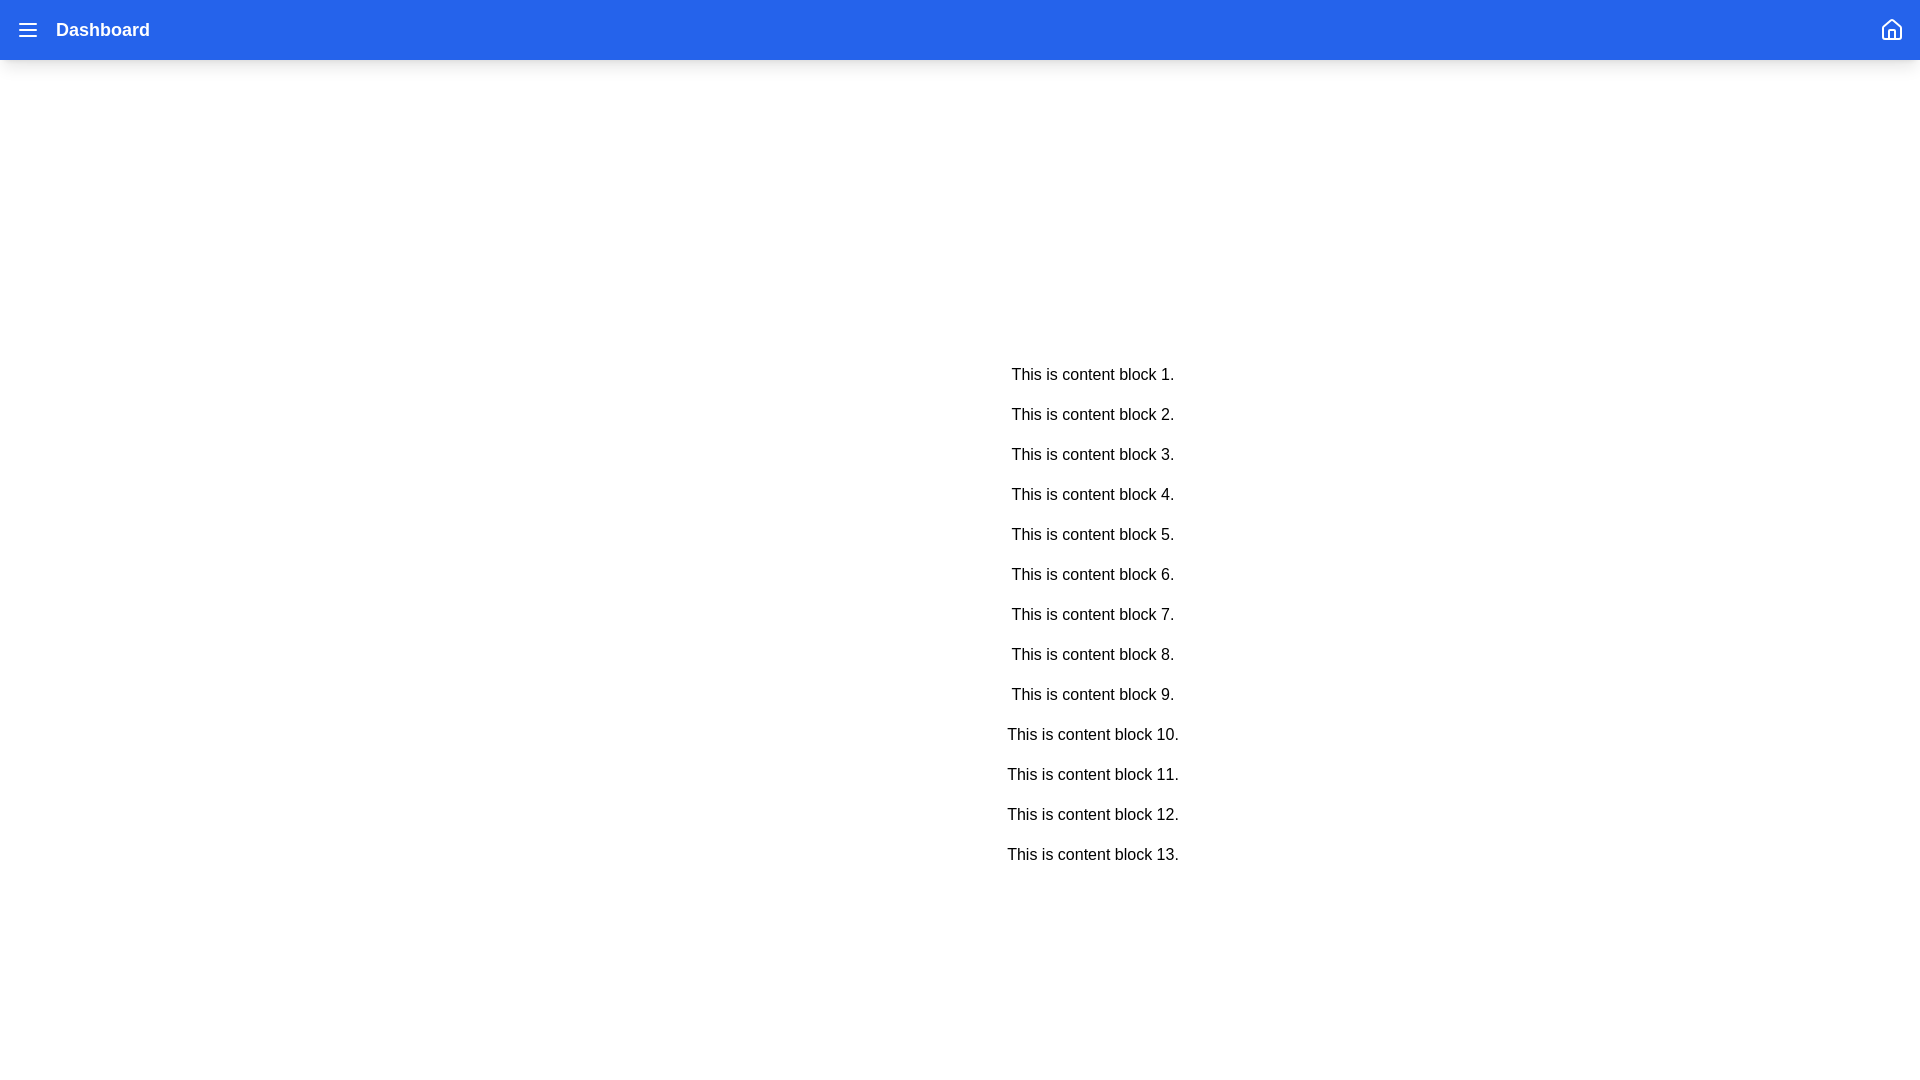 The width and height of the screenshot is (1920, 1080). I want to click on the 11th text block displaying 'This is content block 11.' in a vertical list of text blocks, so click(1092, 774).